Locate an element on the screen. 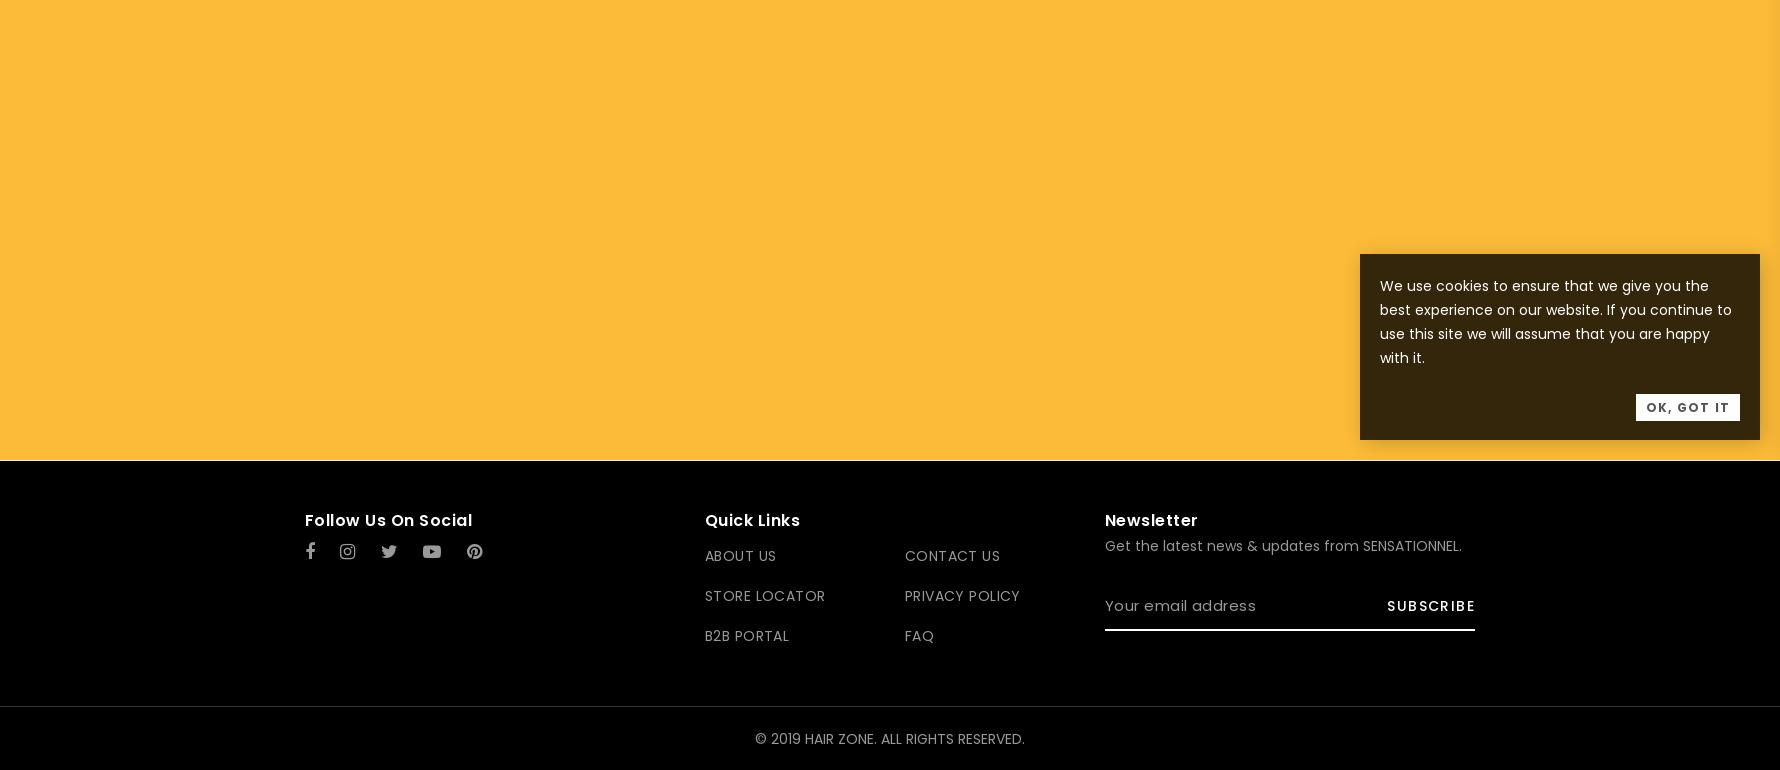  'Follow Us On Social' is located at coordinates (387, 520).